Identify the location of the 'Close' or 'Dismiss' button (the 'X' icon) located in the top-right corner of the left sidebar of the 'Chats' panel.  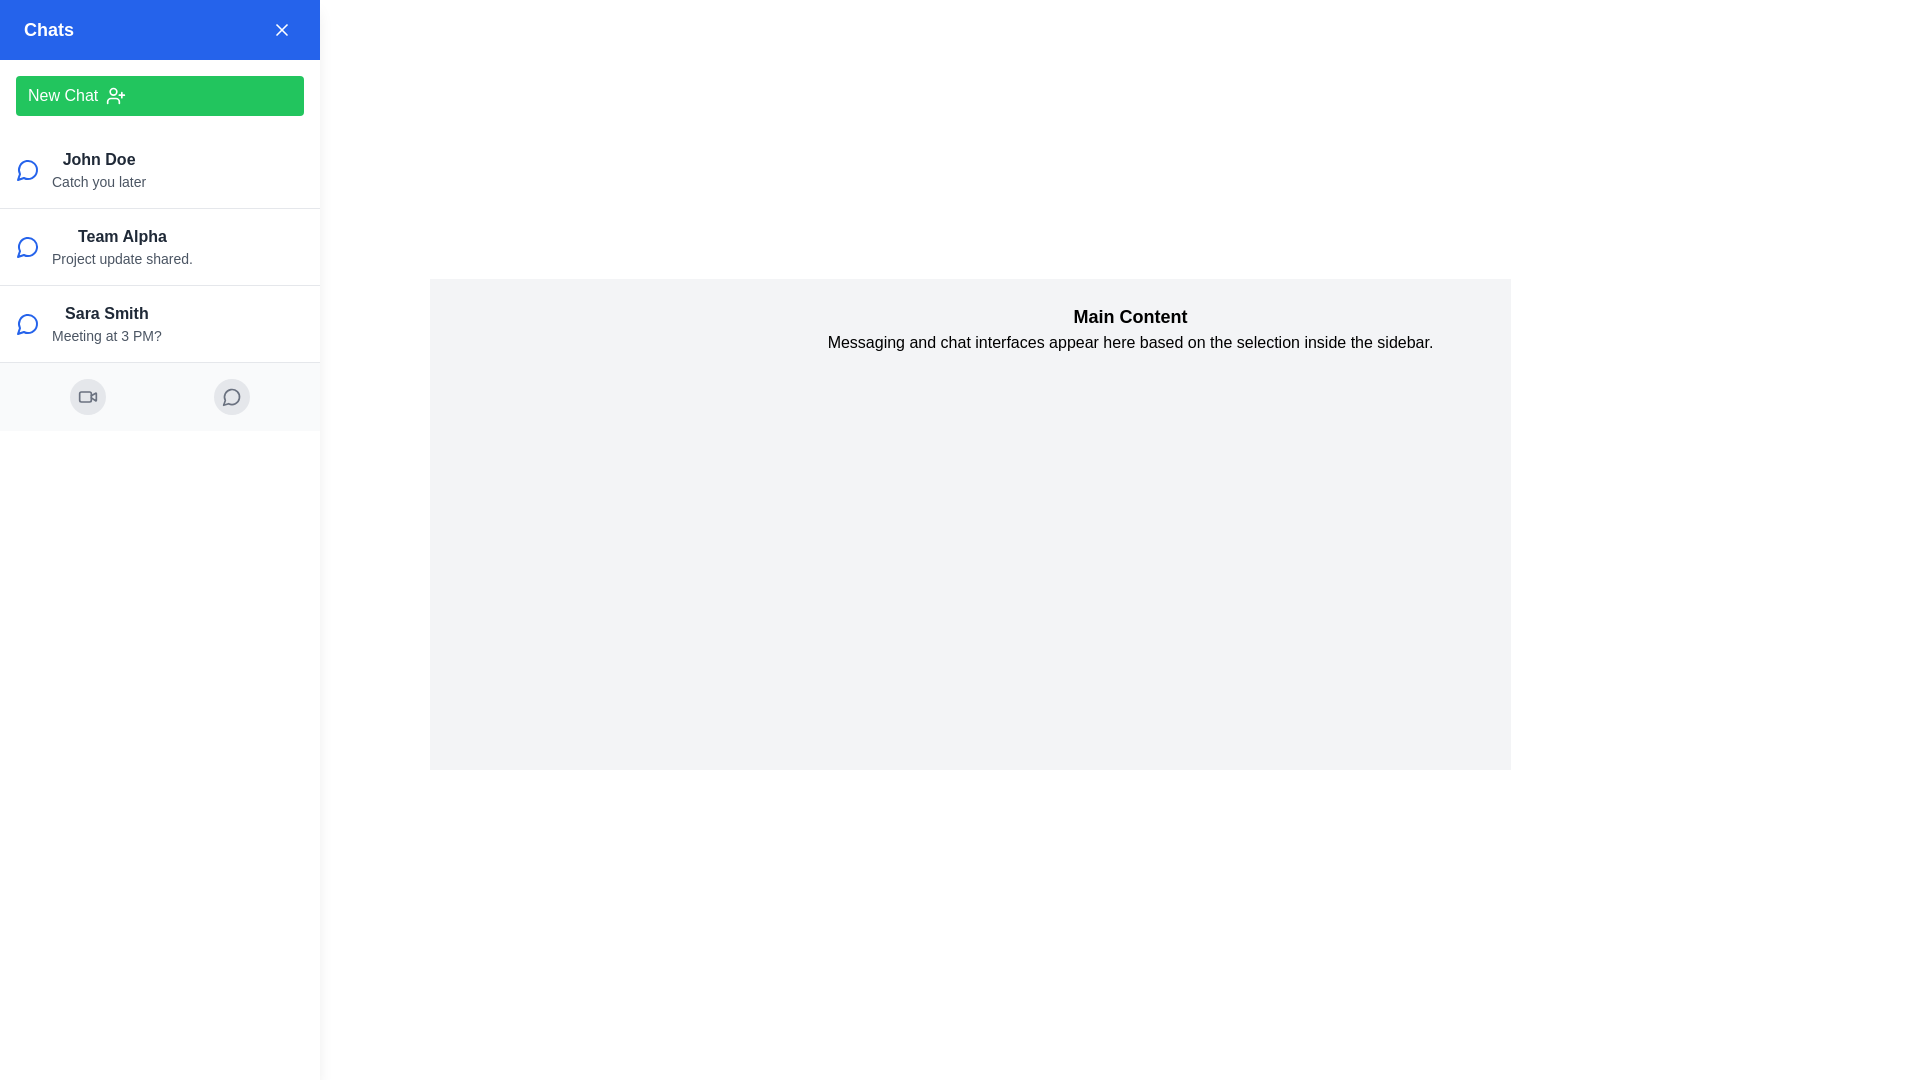
(281, 30).